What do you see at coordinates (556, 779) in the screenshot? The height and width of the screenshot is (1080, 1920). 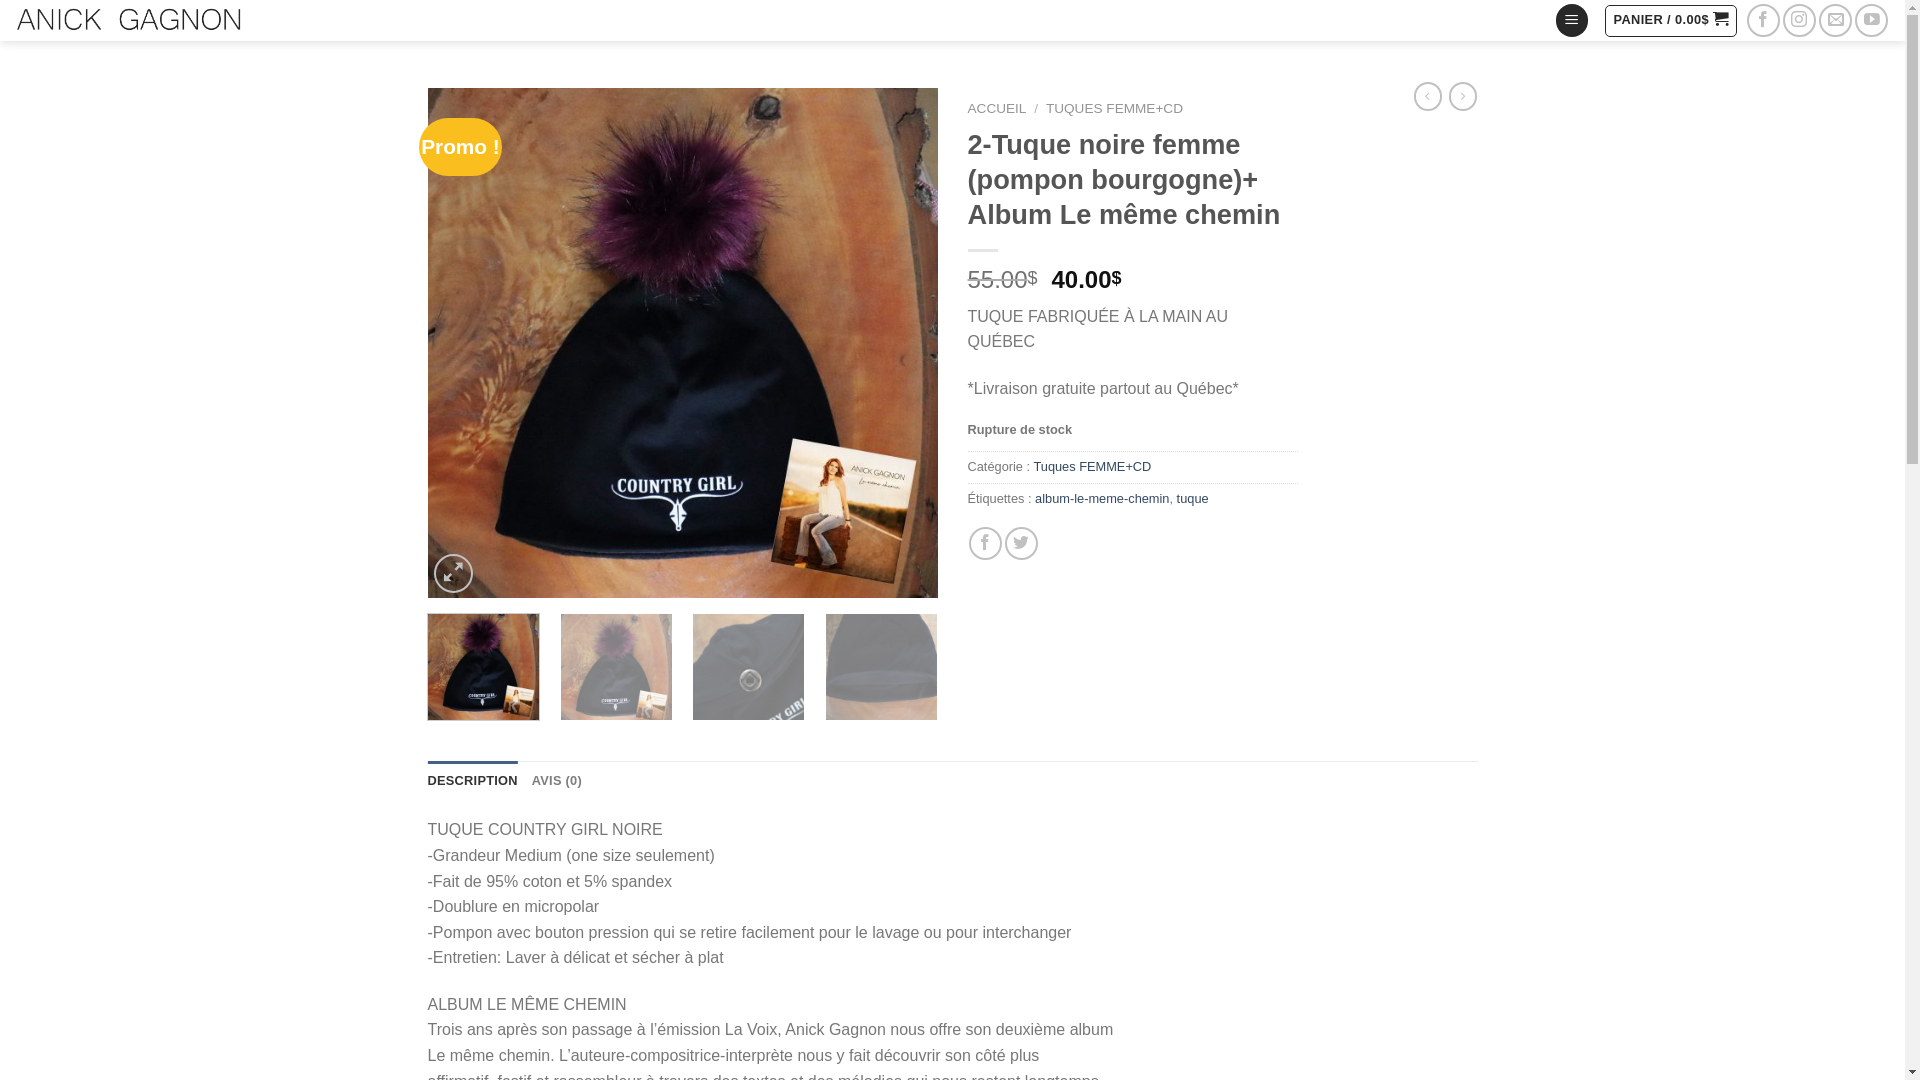 I see `'AVIS (0)'` at bounding box center [556, 779].